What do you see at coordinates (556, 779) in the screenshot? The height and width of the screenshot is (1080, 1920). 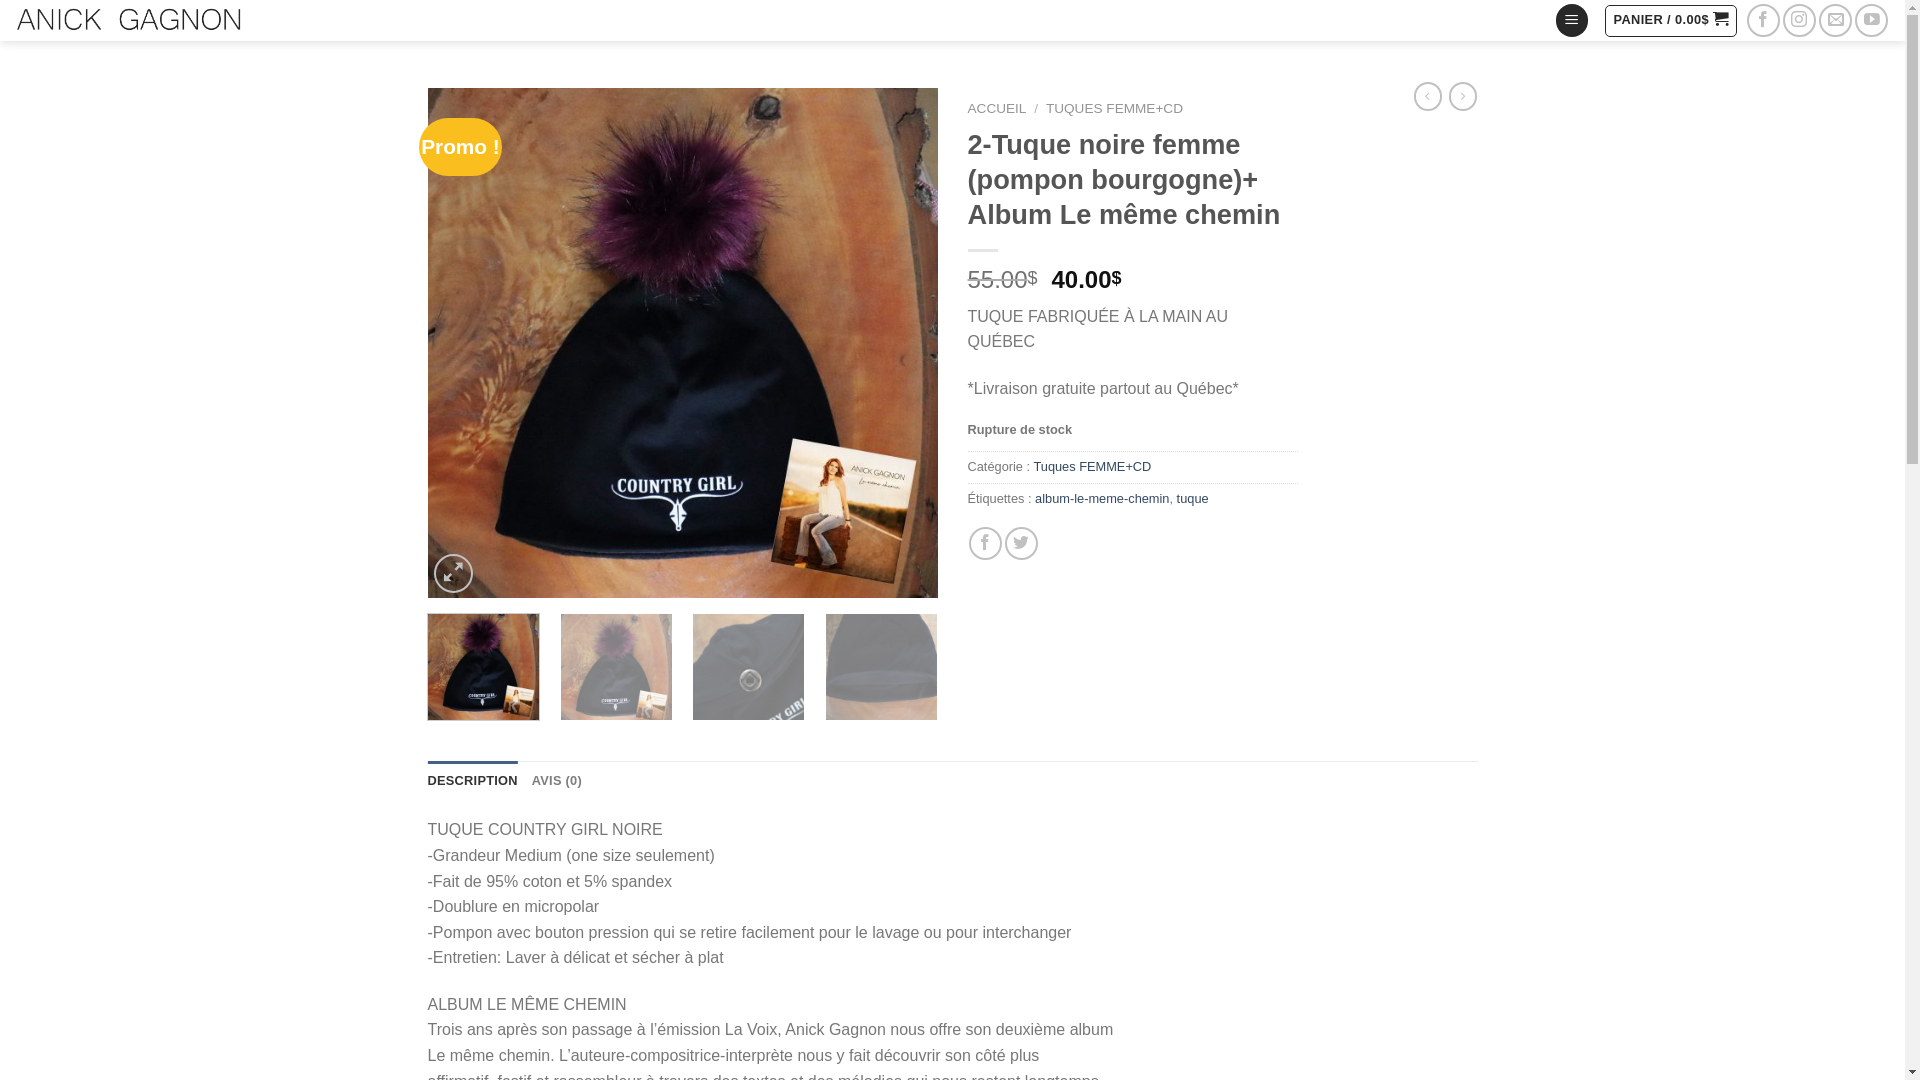 I see `'AVIS (0)'` at bounding box center [556, 779].